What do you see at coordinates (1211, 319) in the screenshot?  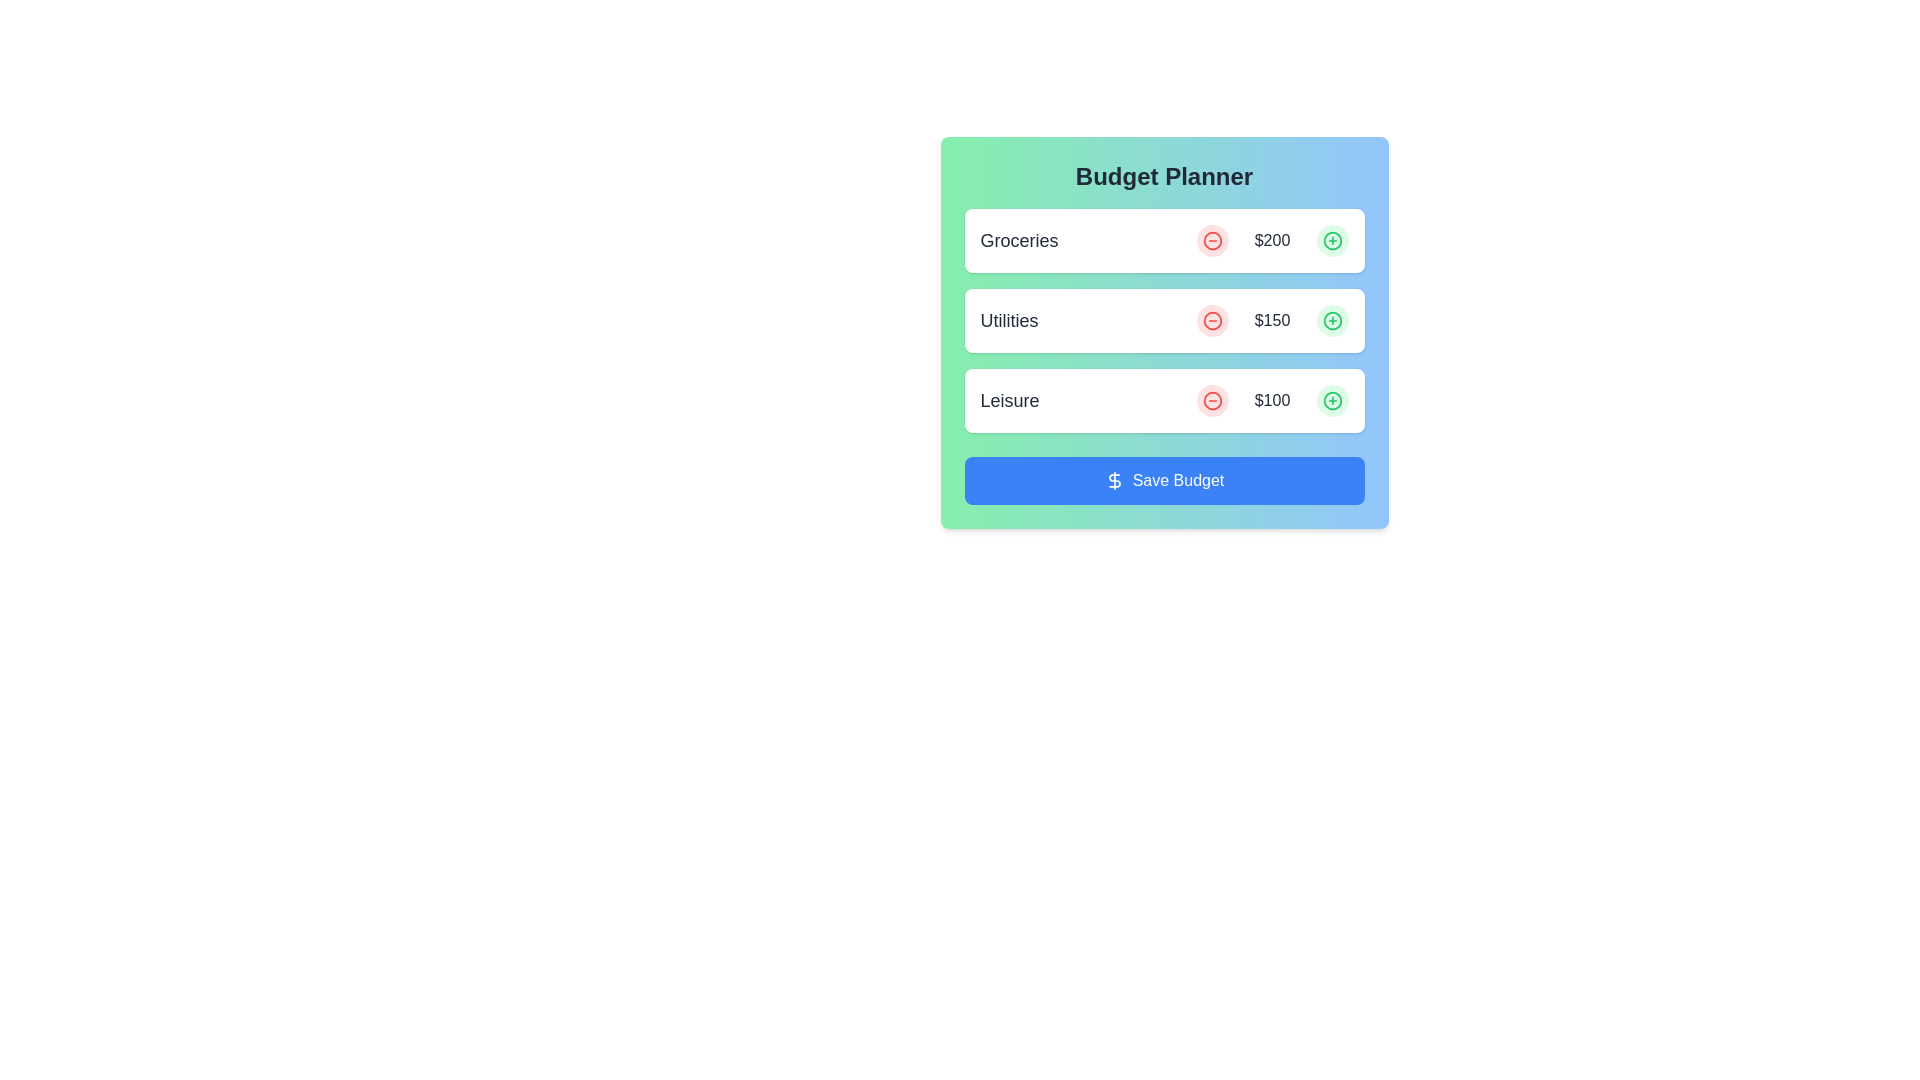 I see `the interactive circle icon for the subtraction action located in the 'Utilities' row, which is situated immediately to the left of the monetary value ($150)` at bounding box center [1211, 319].